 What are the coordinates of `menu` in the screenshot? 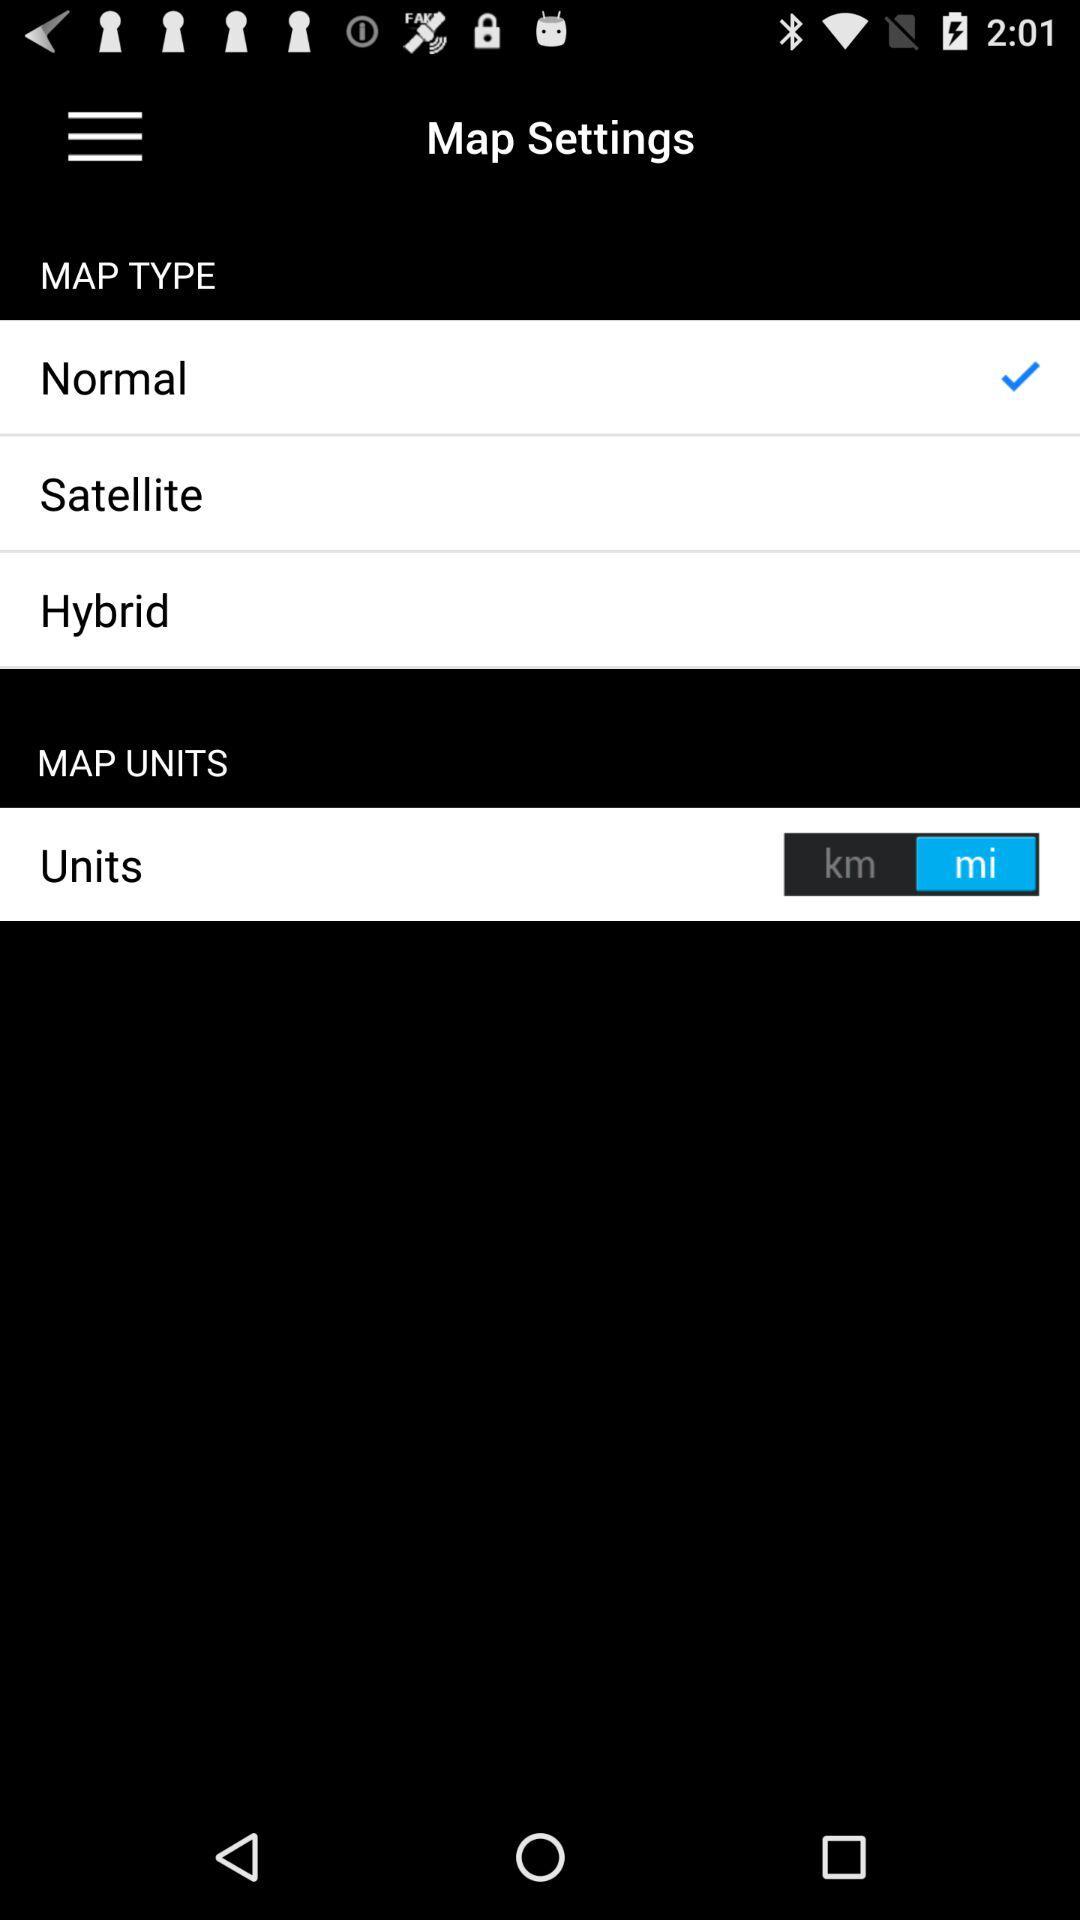 It's located at (105, 135).